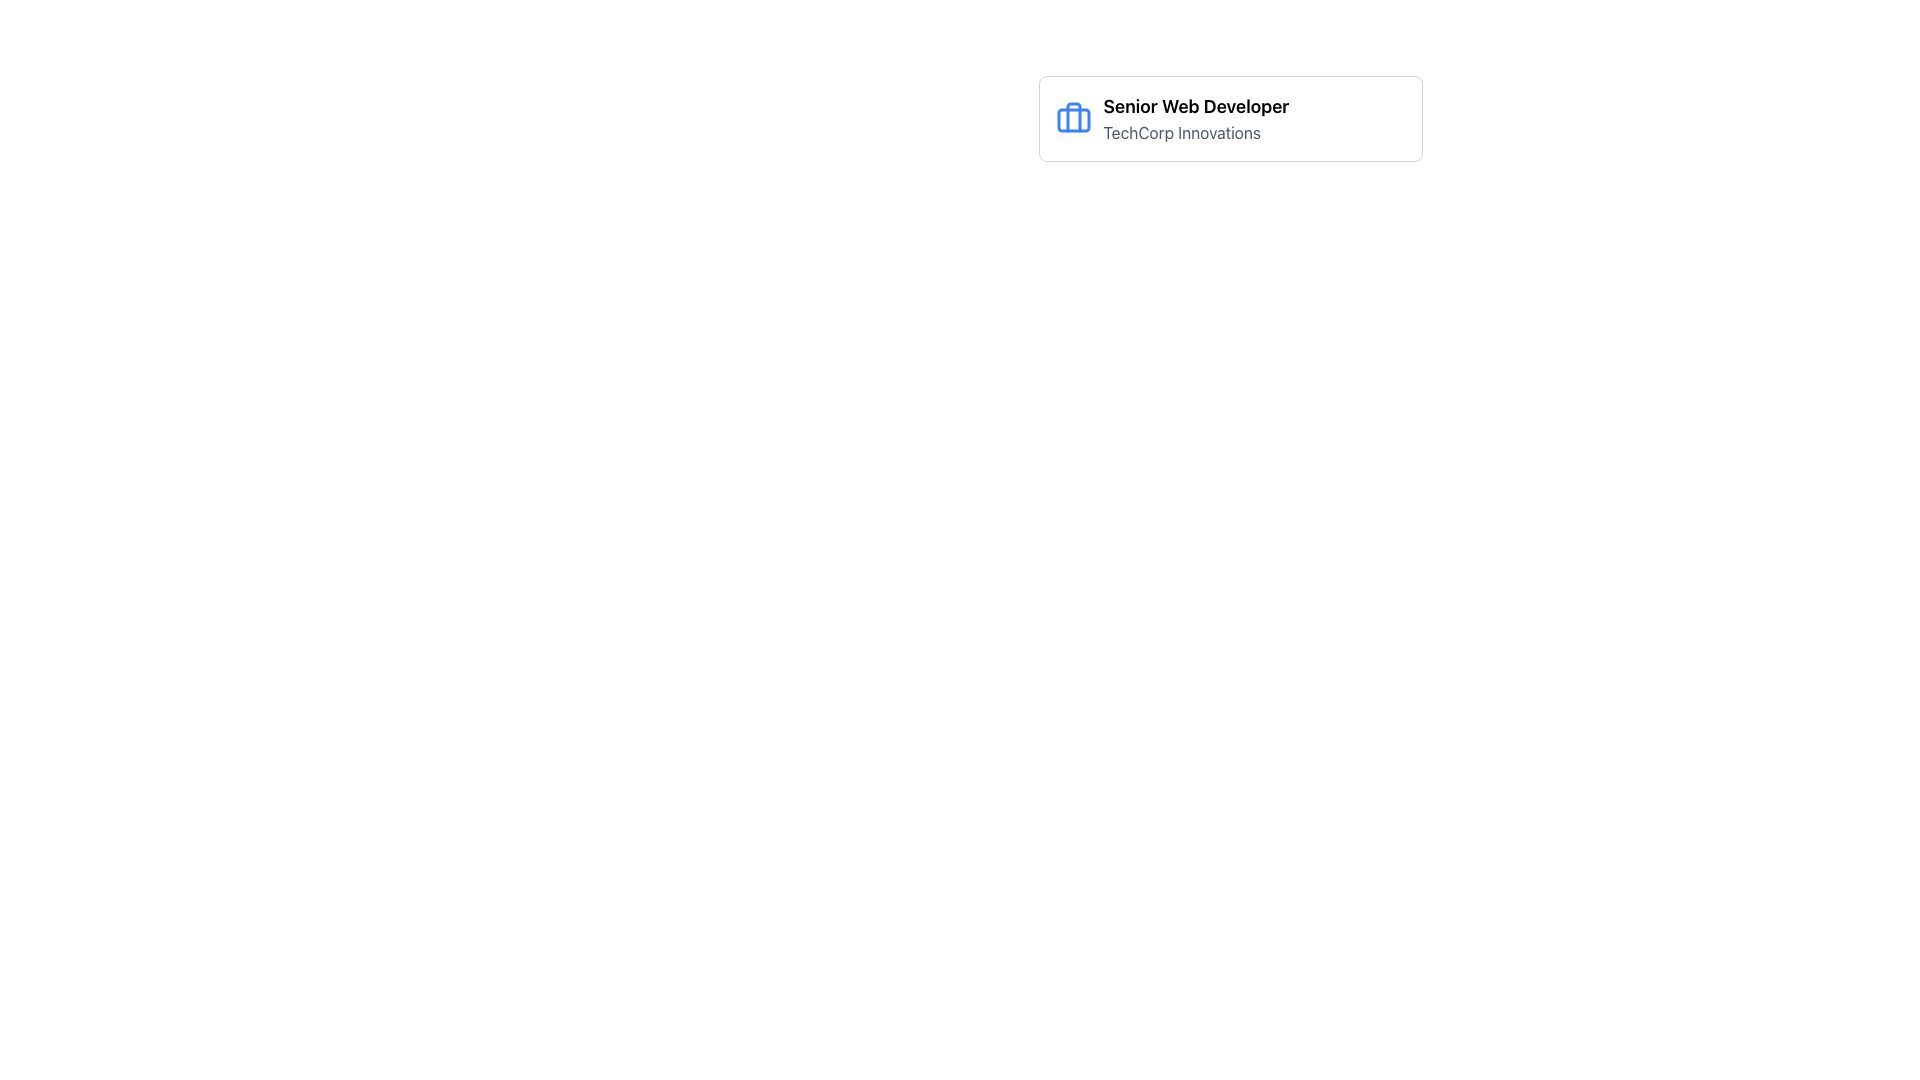 The height and width of the screenshot is (1080, 1920). Describe the element at coordinates (1072, 120) in the screenshot. I see `the suitcase icon representing the job post for 'Senior Web Developer'` at that location.